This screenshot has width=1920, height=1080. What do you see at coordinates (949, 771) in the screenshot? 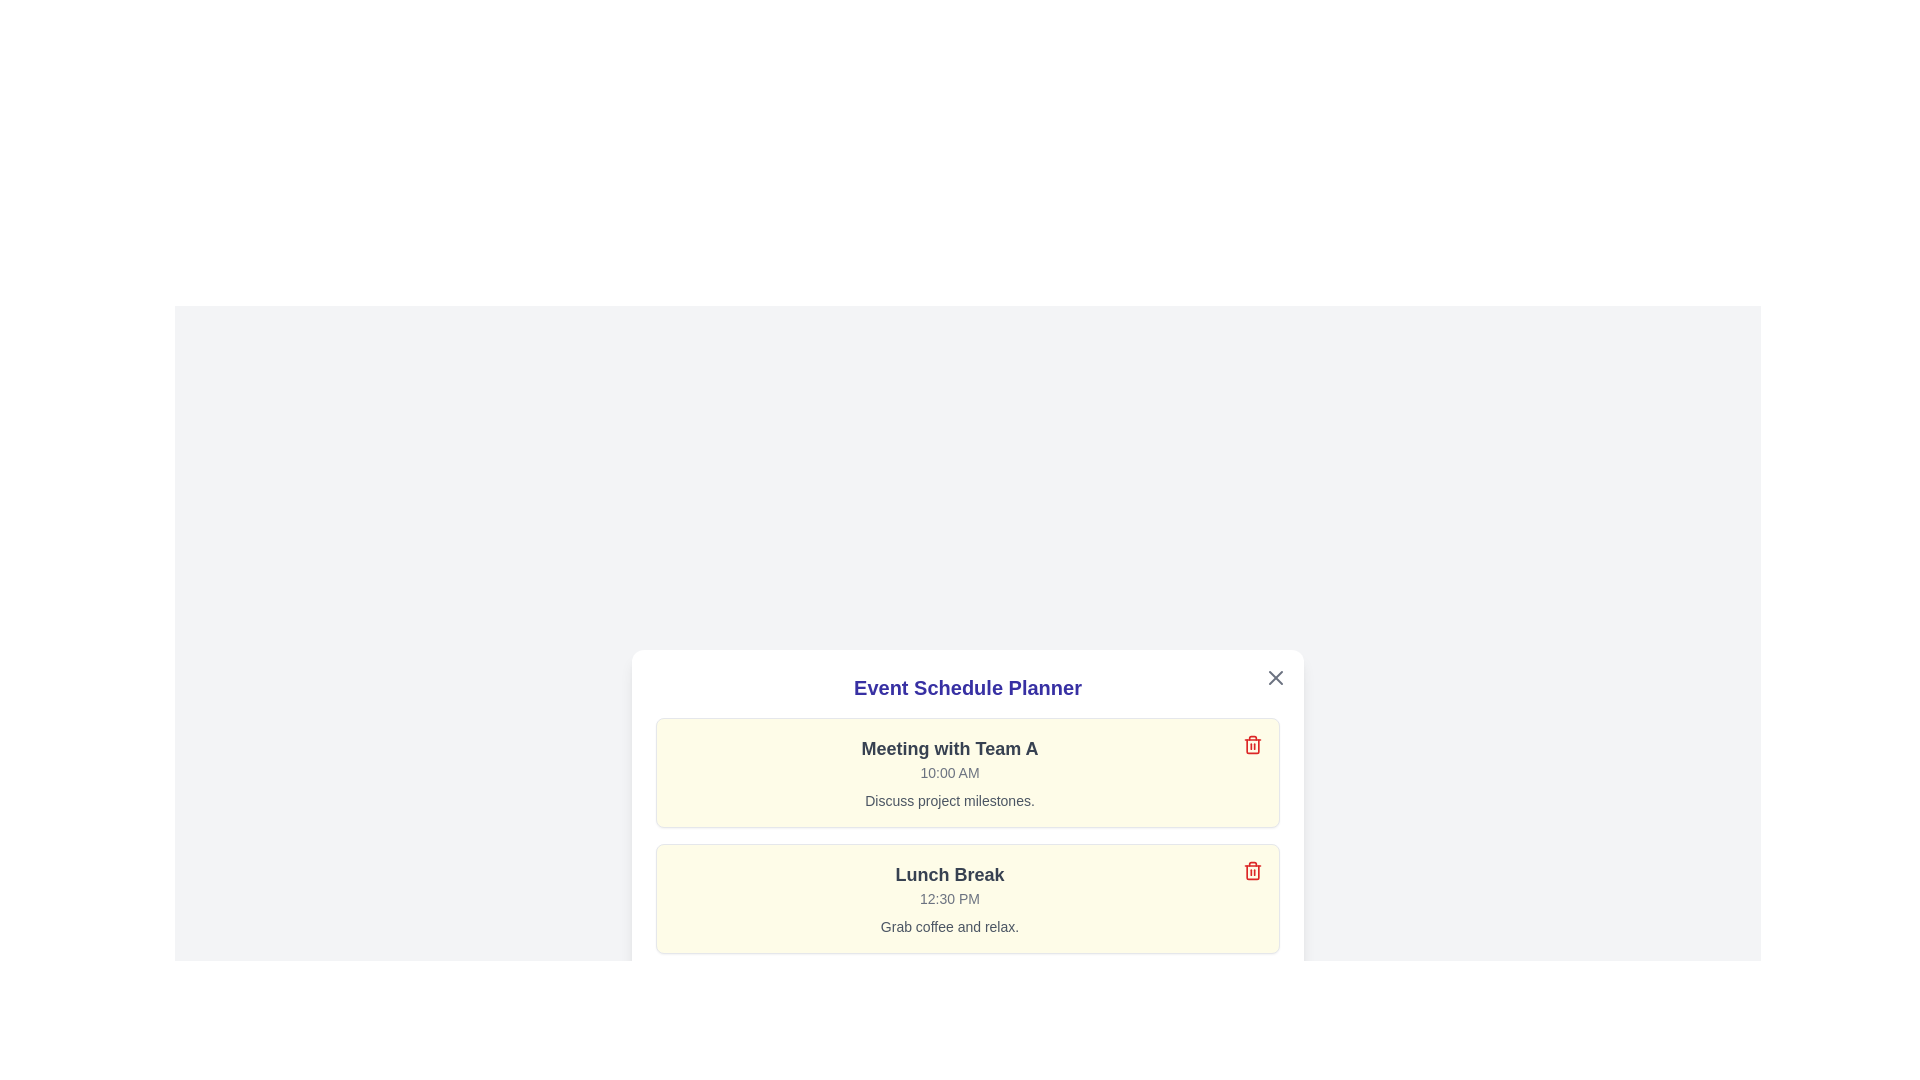
I see `the Text label that indicates the scheduled time for an event, positioned below the title 'Meeting with Team A' and above the description 'Discuss project milestones'` at bounding box center [949, 771].